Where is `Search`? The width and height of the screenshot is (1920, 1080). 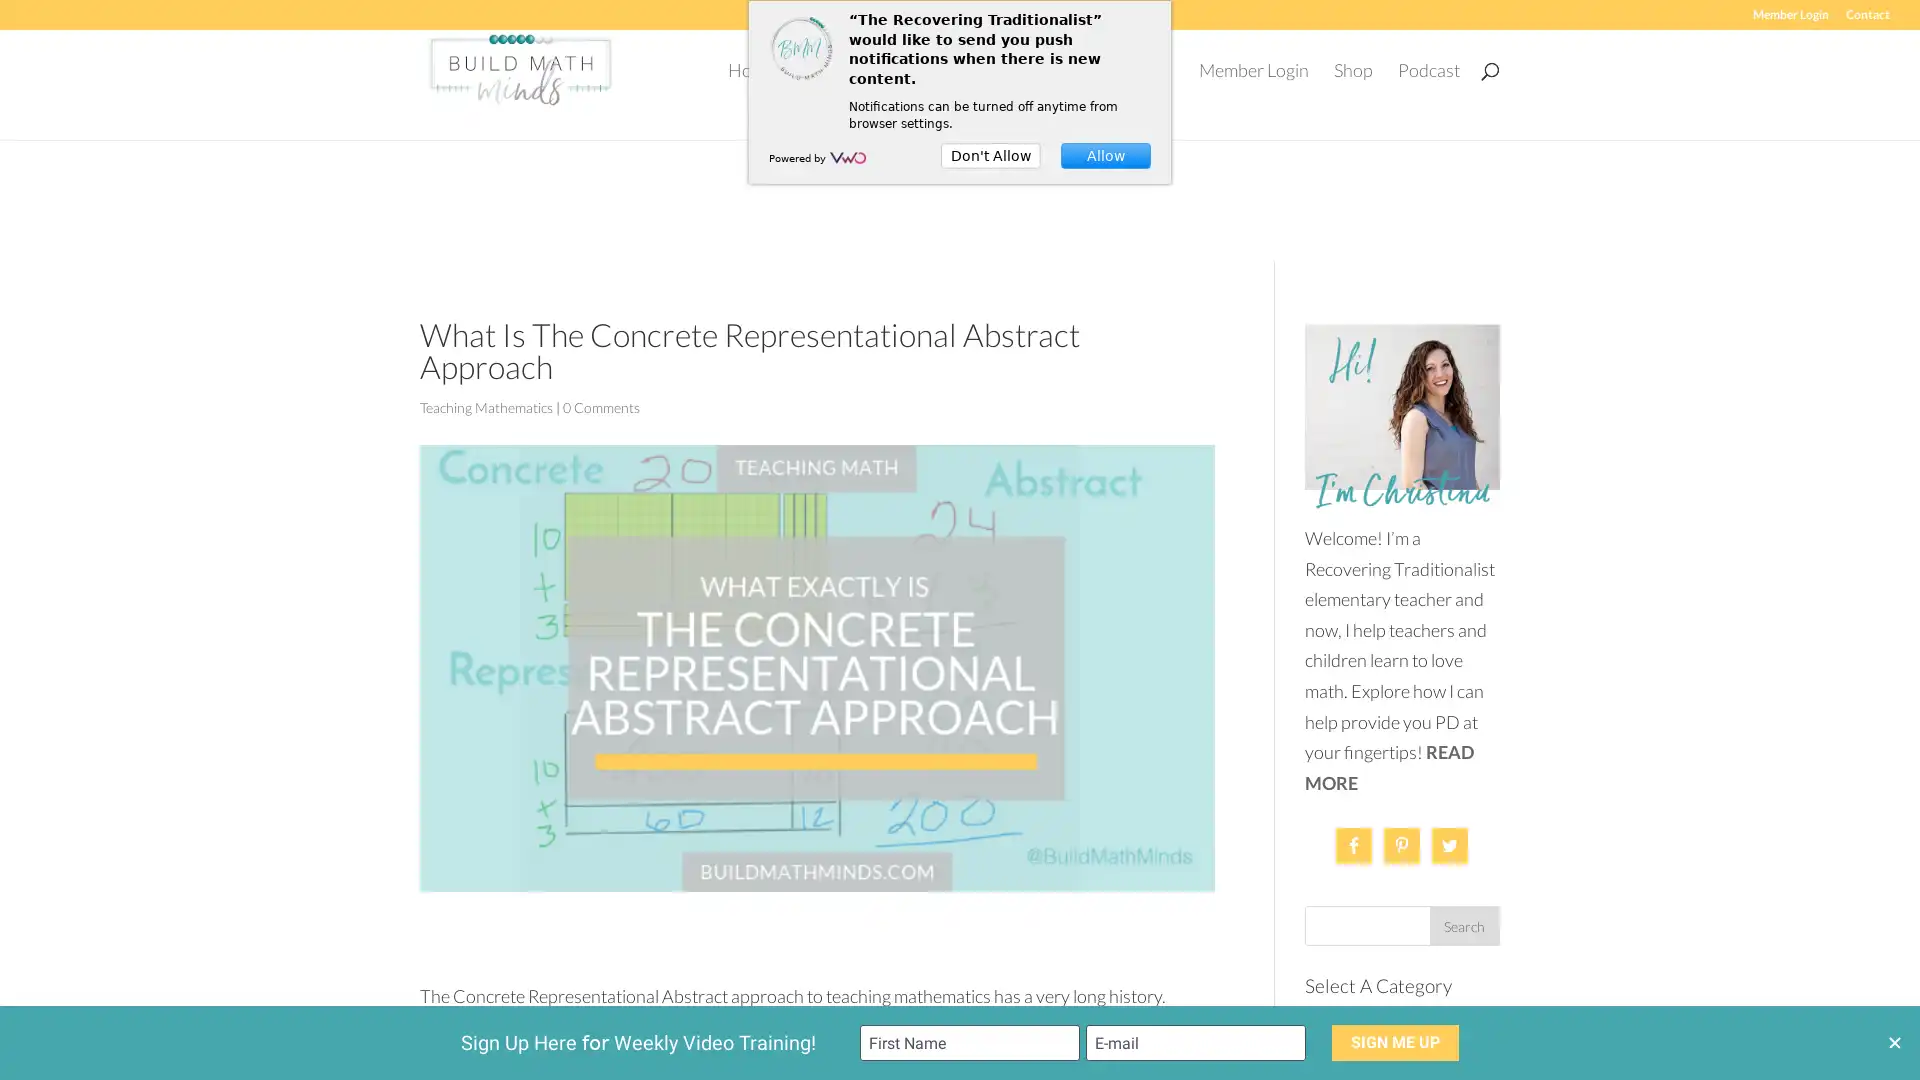
Search is located at coordinates (1464, 909).